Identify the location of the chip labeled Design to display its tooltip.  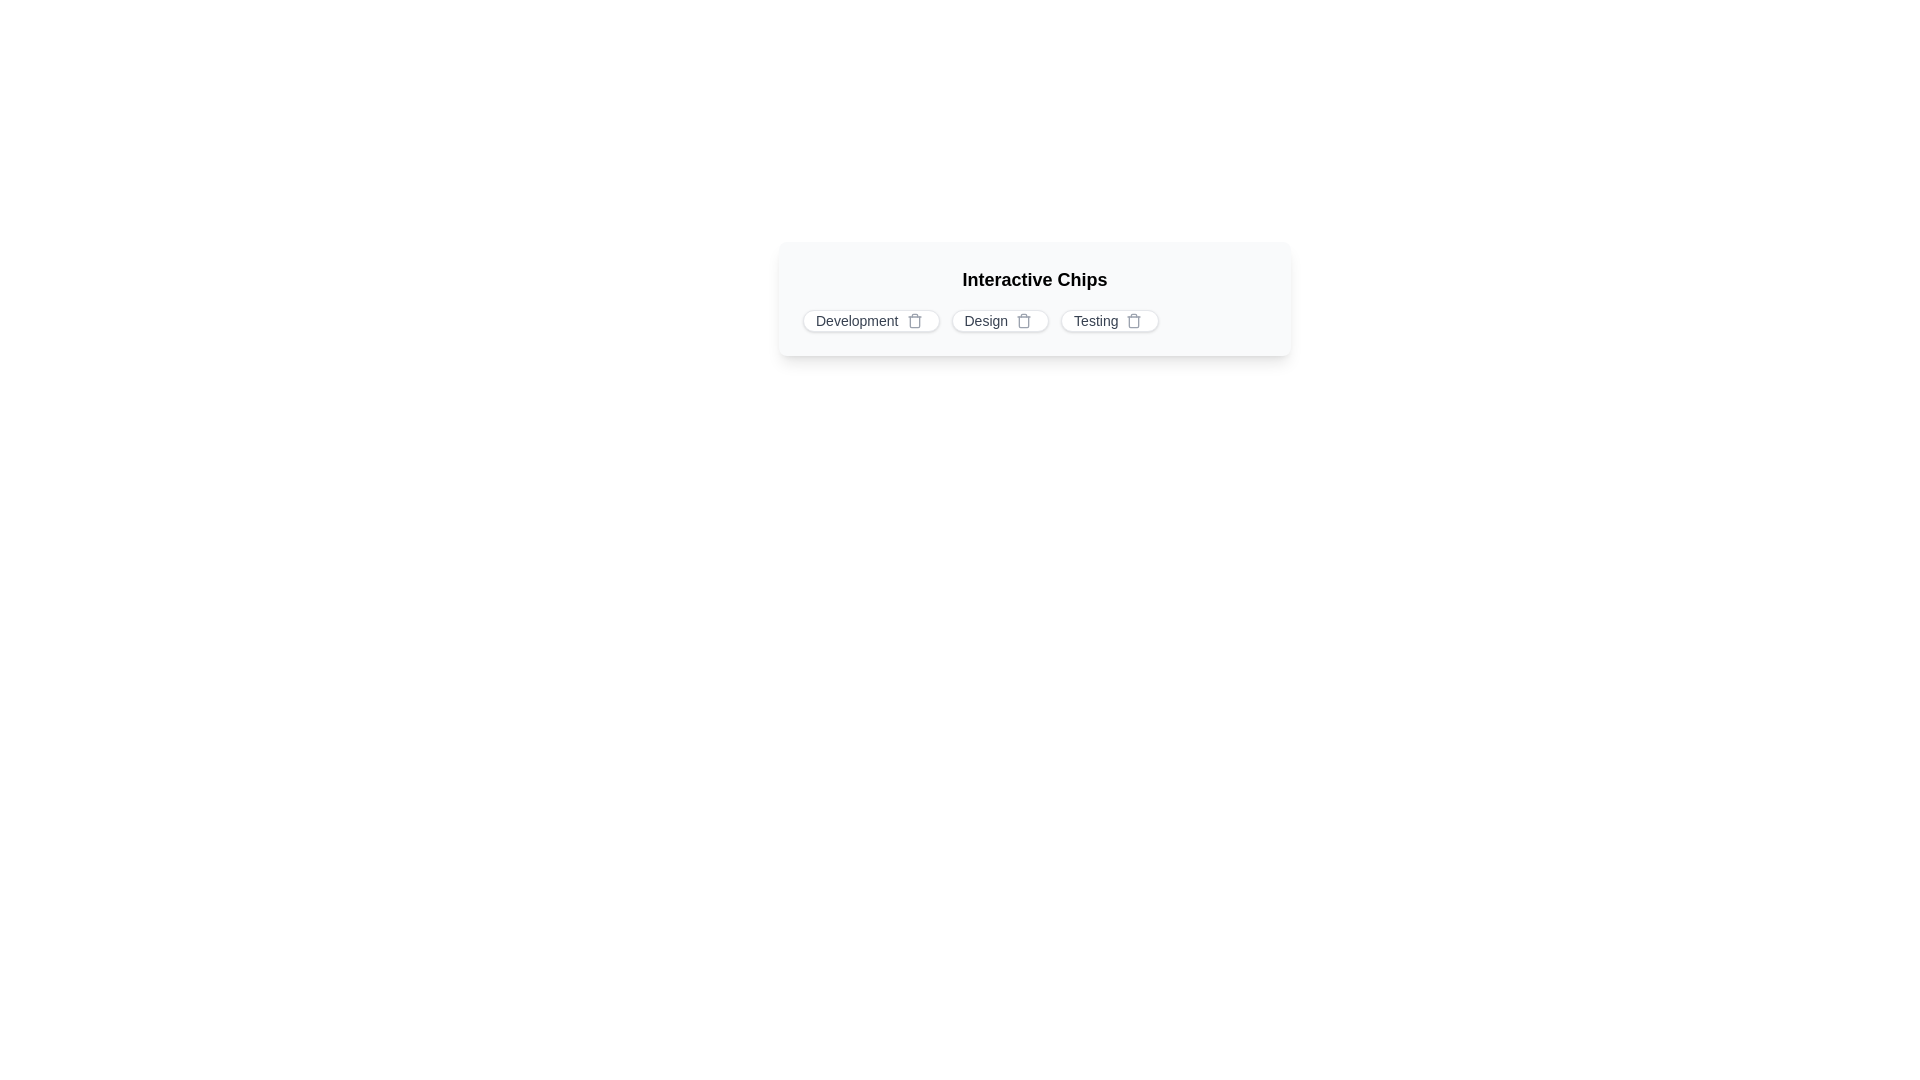
(1000, 319).